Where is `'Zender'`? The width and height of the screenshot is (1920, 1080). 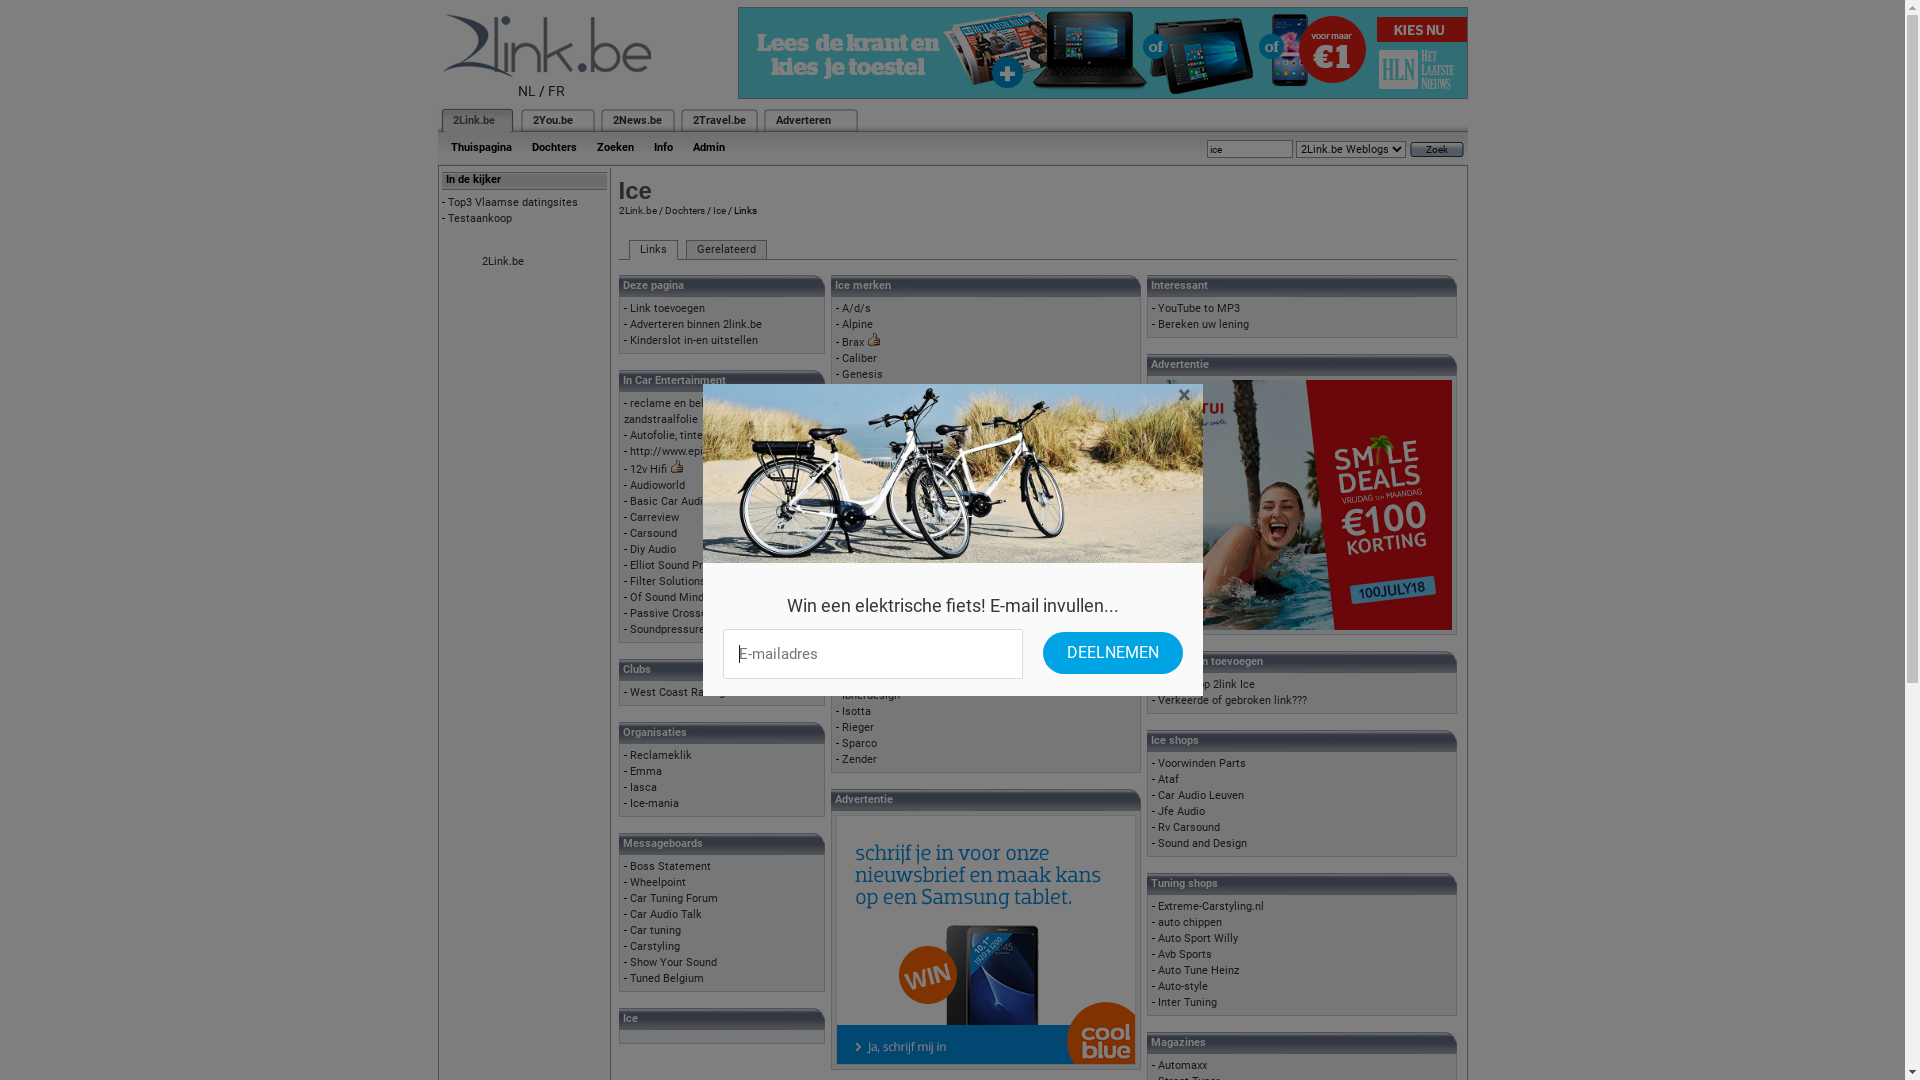 'Zender' is located at coordinates (859, 759).